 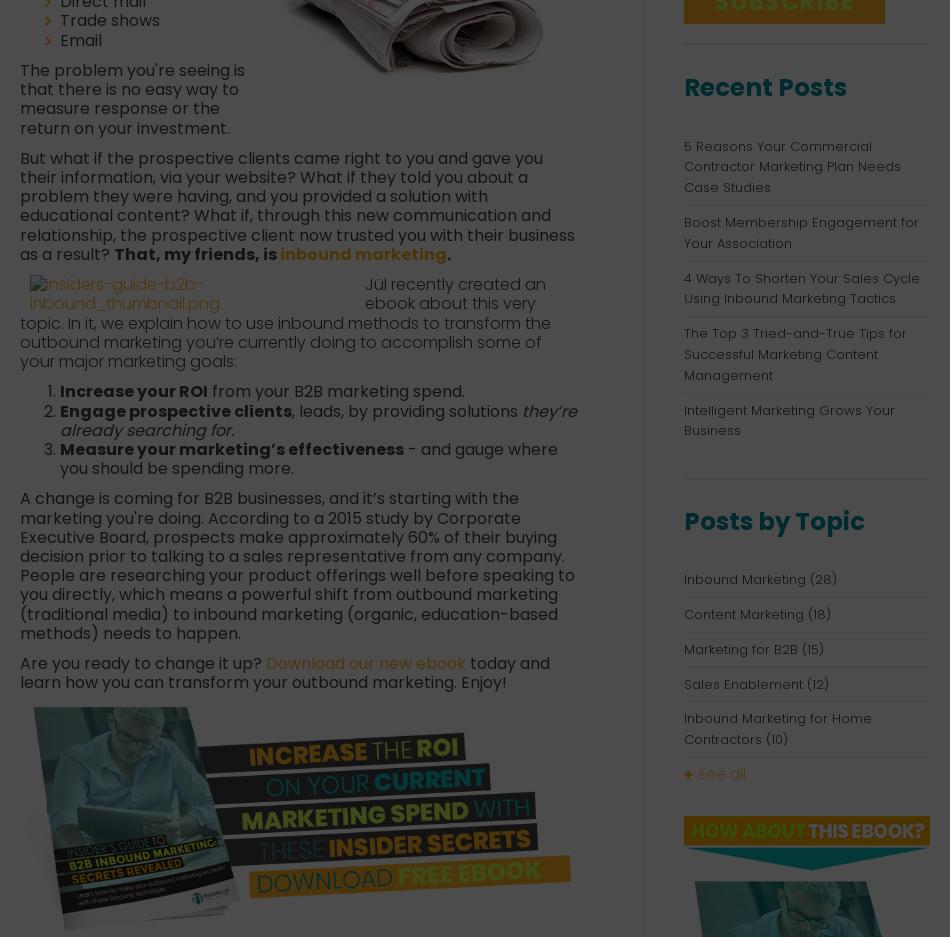 I want to click on 'But what if the prospective clients came right to you and gave you their information, via your website? What if they told you about a problem they were having, and you provided a solution with educational content? What if, through this new communication and relationship, the prospective client now trusted you with their business as a result?', so click(x=296, y=205).